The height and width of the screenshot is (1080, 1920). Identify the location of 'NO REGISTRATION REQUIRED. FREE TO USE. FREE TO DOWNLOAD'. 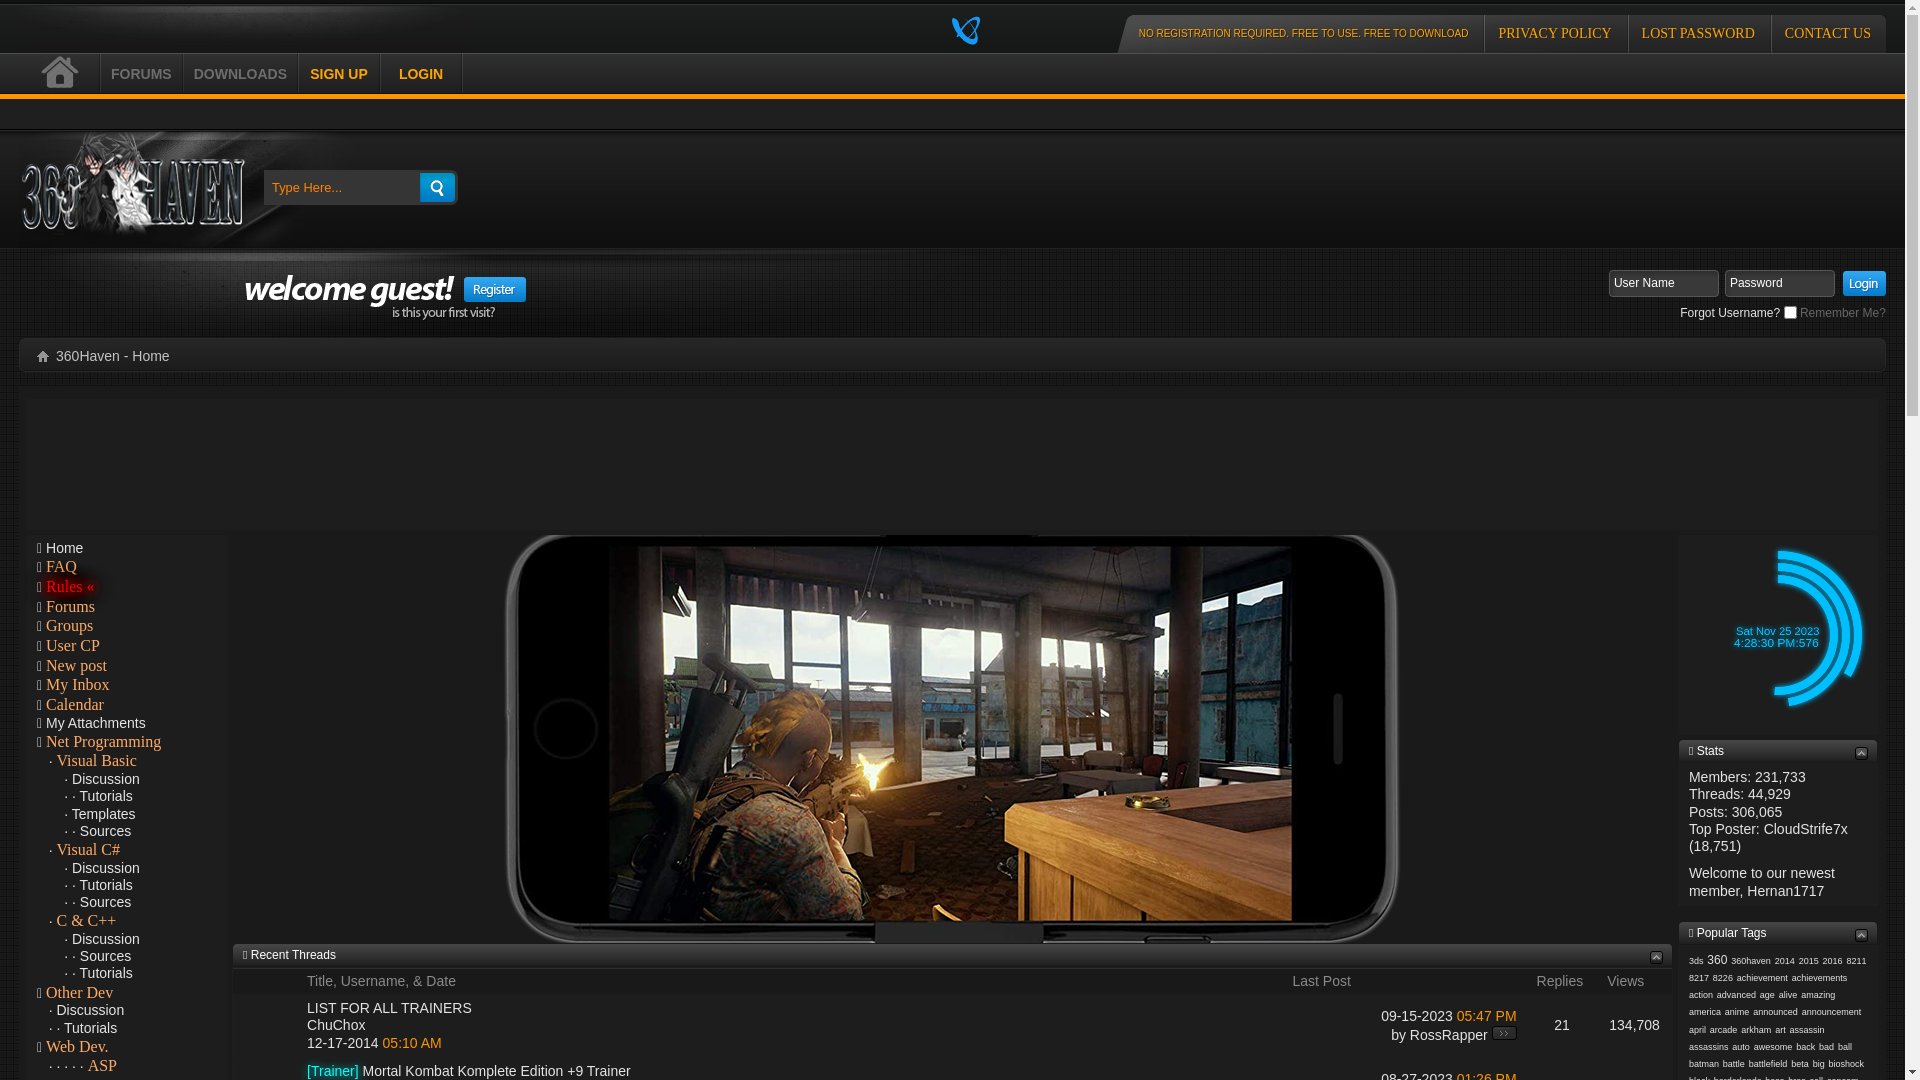
(1308, 34).